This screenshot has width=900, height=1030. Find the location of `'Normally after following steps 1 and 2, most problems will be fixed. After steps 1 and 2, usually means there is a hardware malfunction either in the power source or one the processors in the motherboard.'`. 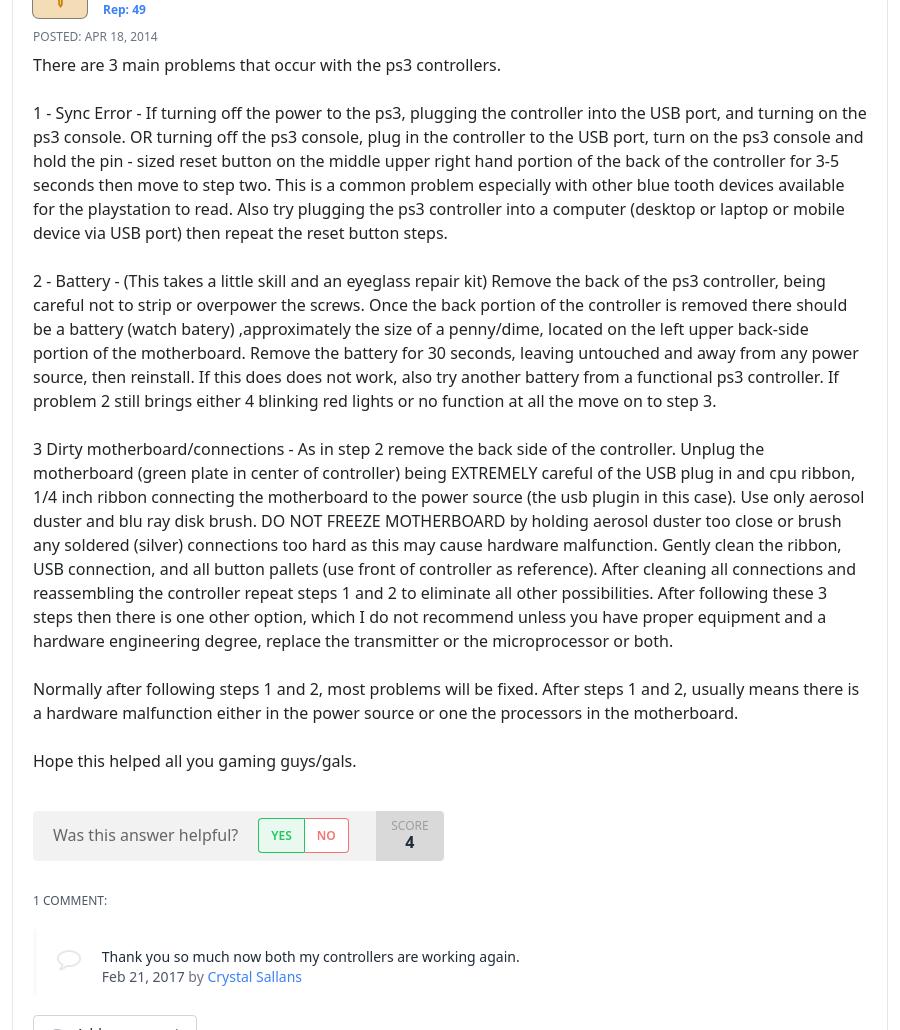

'Normally after following steps 1 and 2, most problems will be fixed. After steps 1 and 2, usually means there is a hardware malfunction either in the power source or one the processors in the motherboard.' is located at coordinates (446, 699).